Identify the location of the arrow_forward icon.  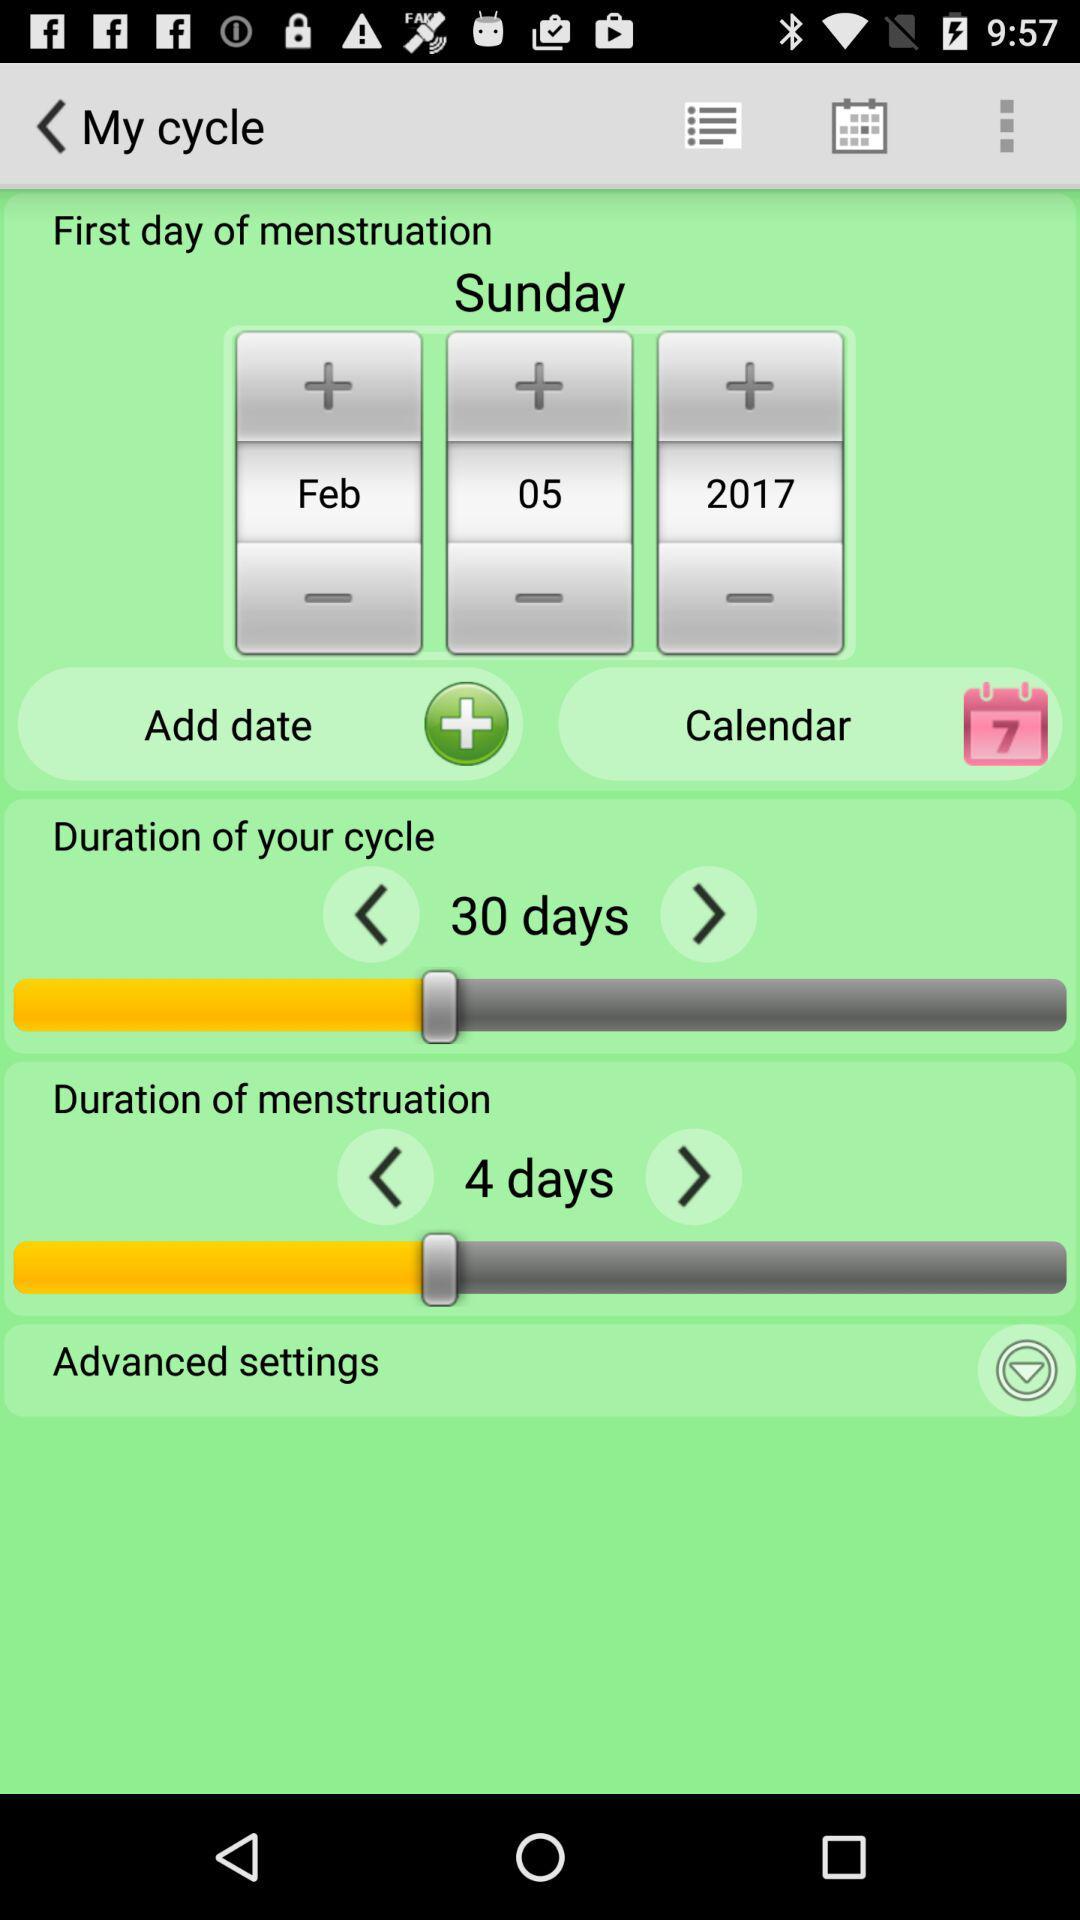
(692, 1258).